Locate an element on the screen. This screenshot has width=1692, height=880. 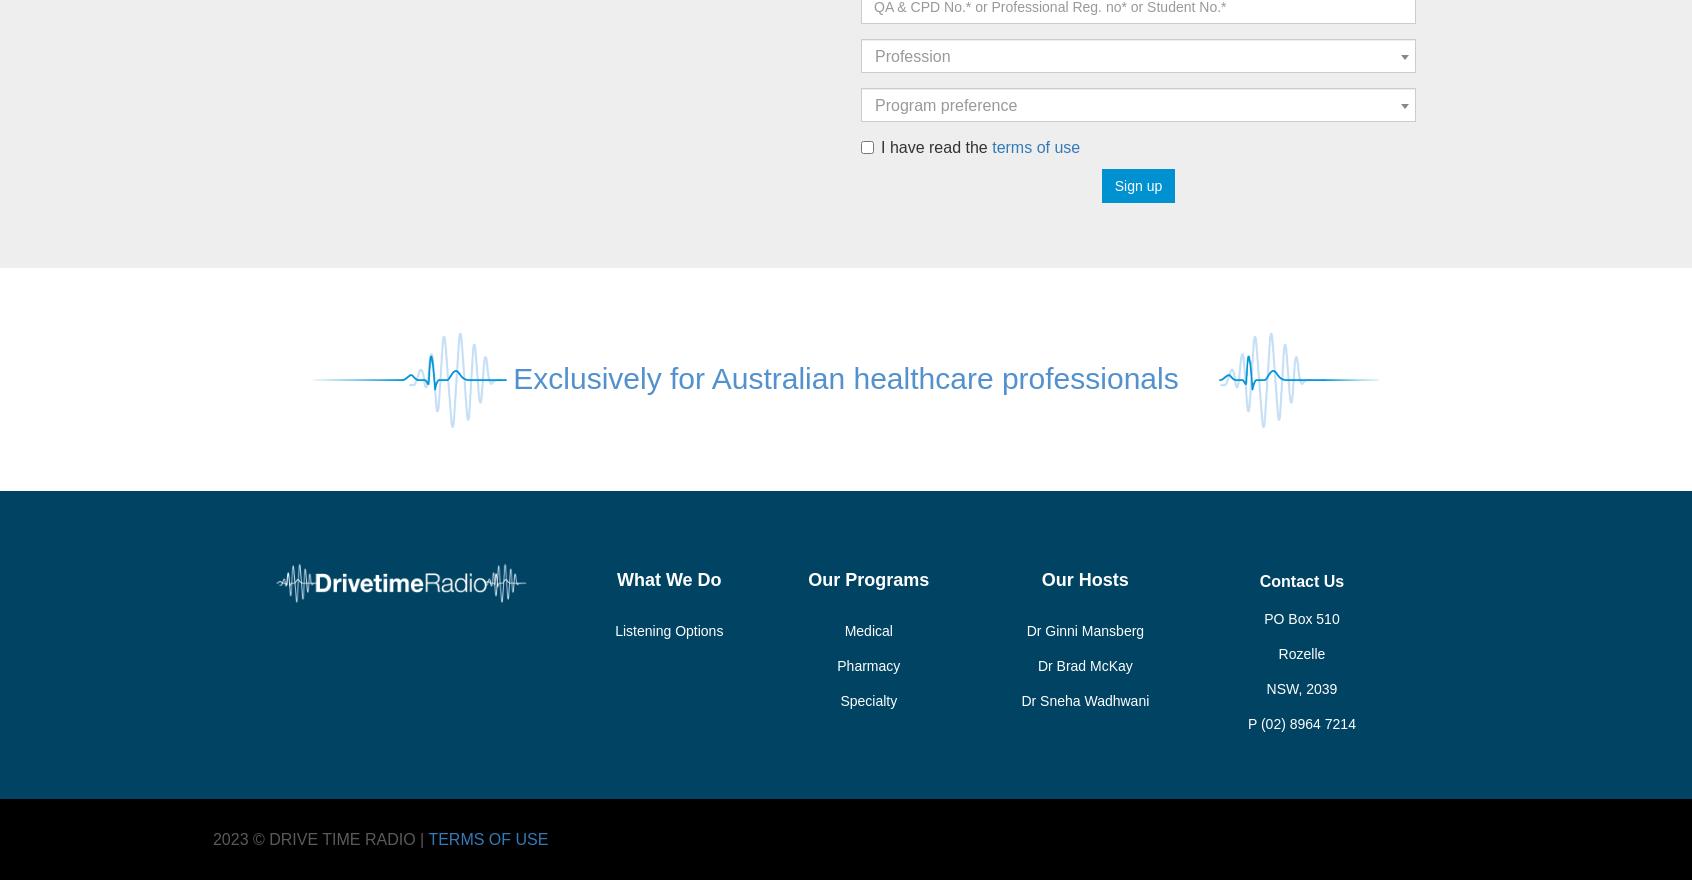
'Pharmacy' is located at coordinates (867, 664).